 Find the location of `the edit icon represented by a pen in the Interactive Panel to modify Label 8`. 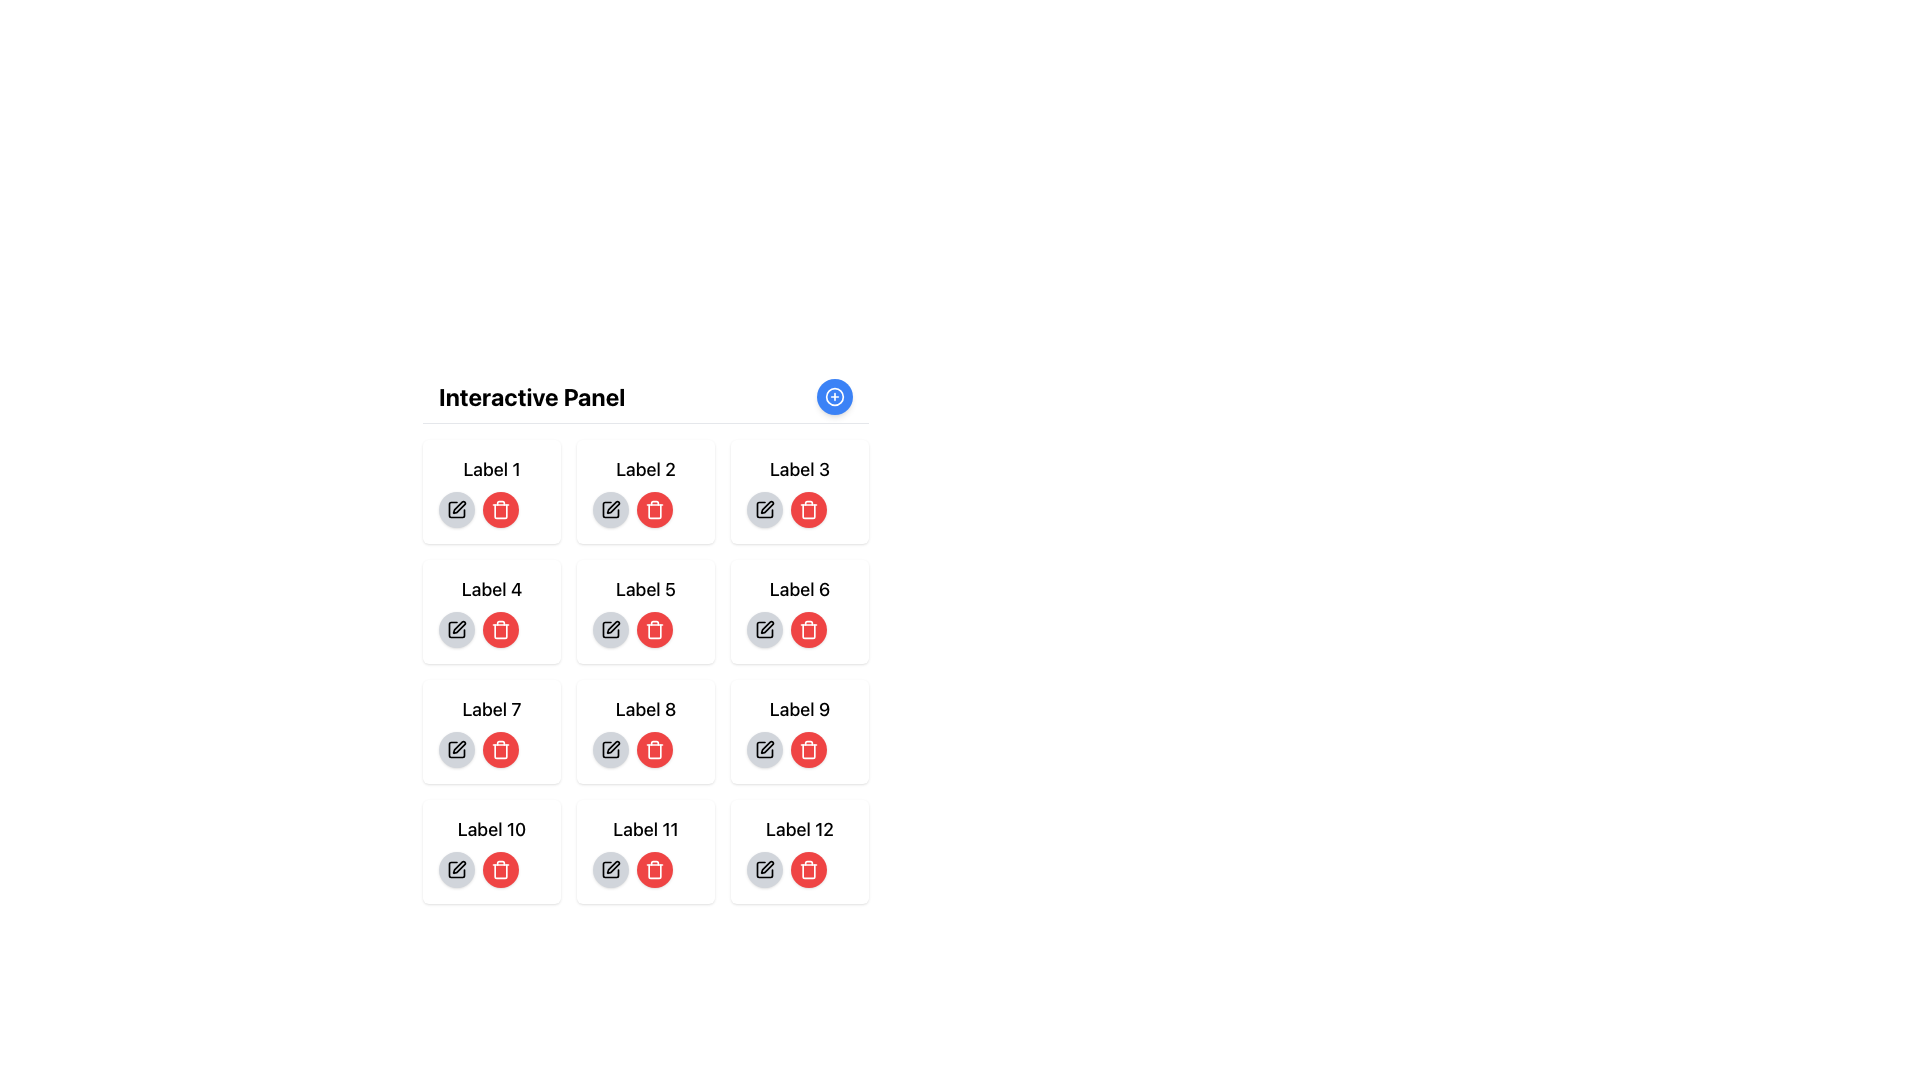

the edit icon represented by a pen in the Interactive Panel to modify Label 8 is located at coordinates (612, 747).